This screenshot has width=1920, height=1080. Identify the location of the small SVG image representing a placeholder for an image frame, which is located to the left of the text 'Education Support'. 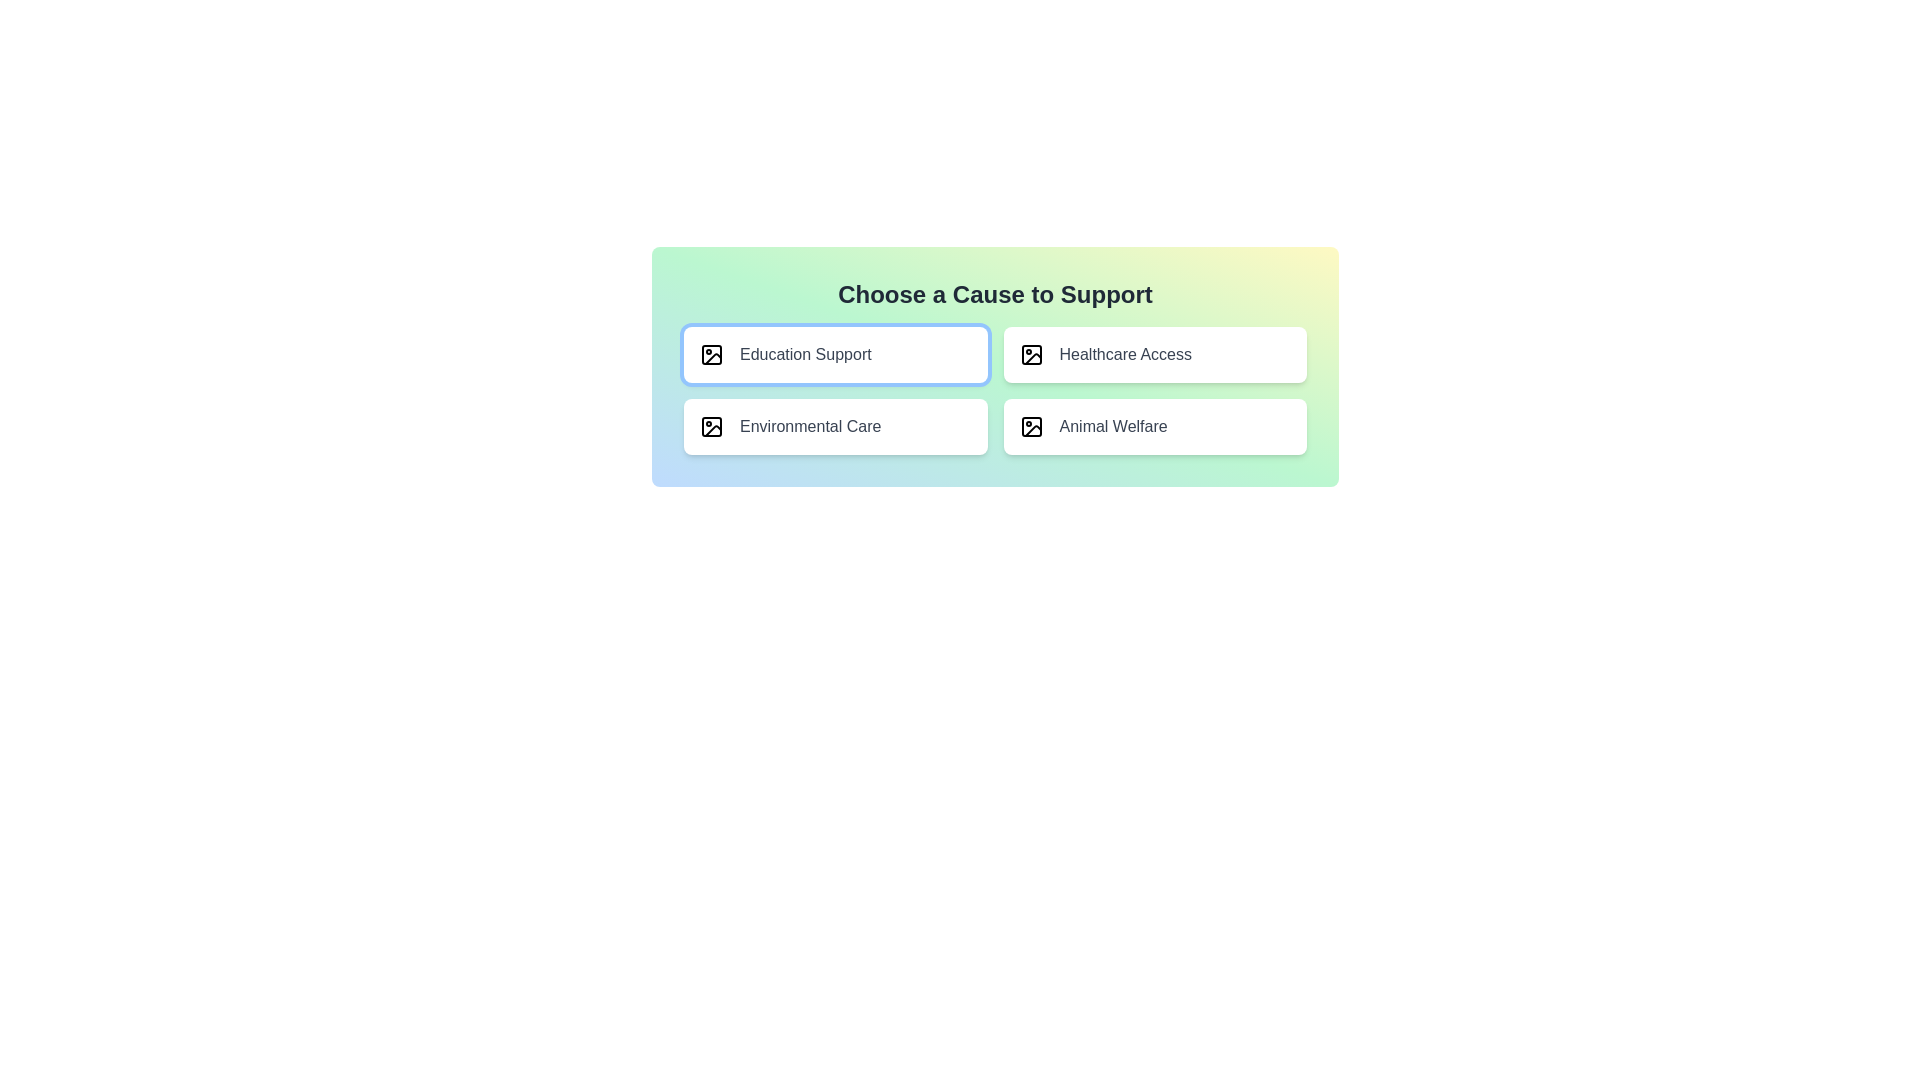
(711, 353).